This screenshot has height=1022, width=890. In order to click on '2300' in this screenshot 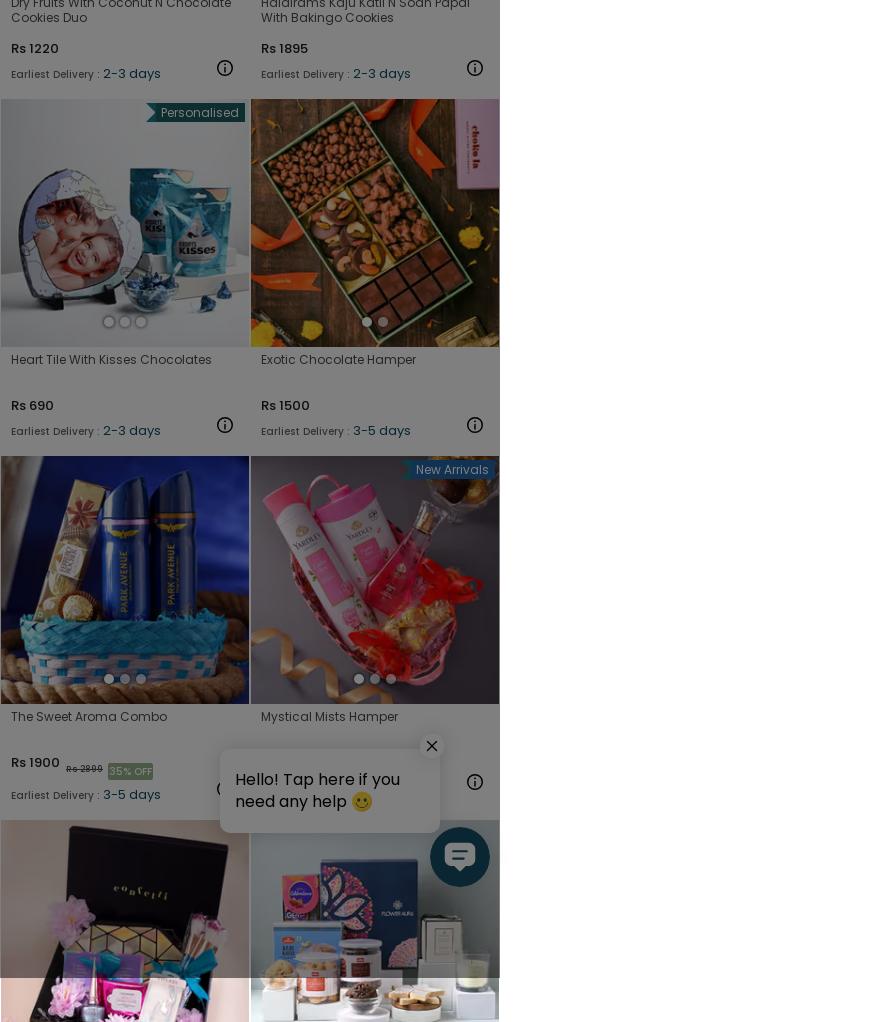, I will do `click(295, 760)`.